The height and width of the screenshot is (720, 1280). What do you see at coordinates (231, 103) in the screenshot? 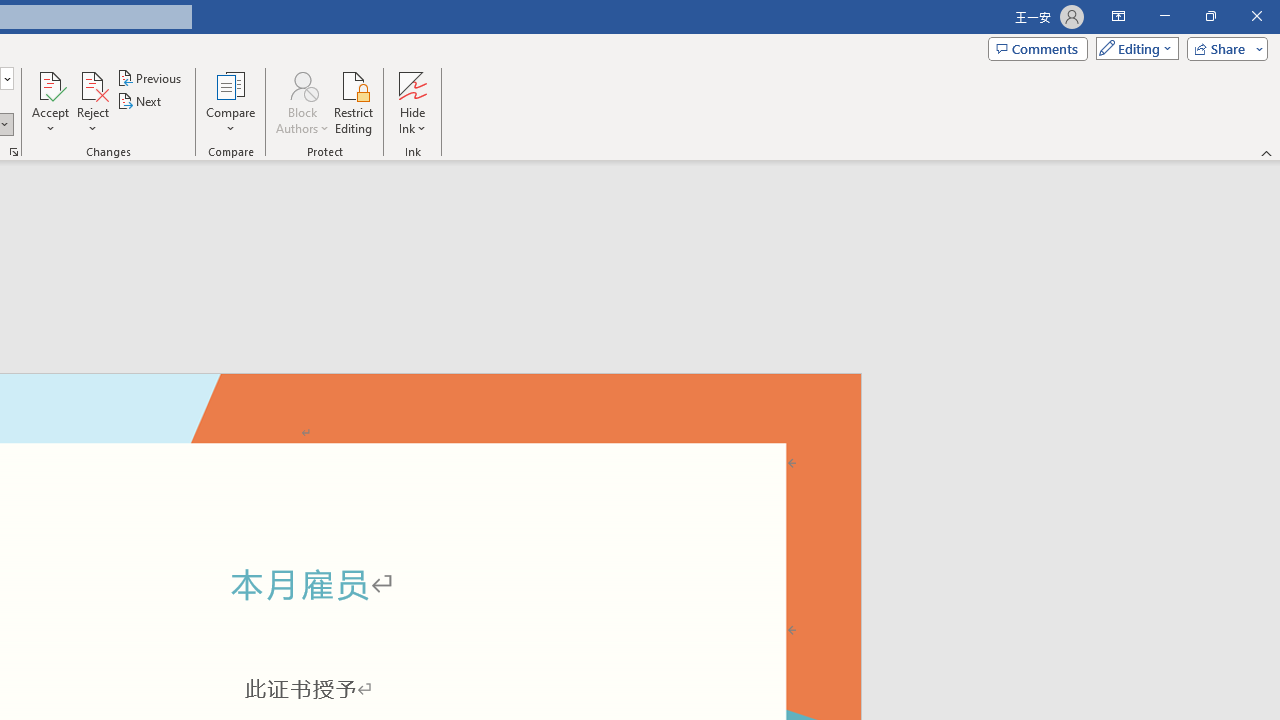
I see `'Compare'` at bounding box center [231, 103].